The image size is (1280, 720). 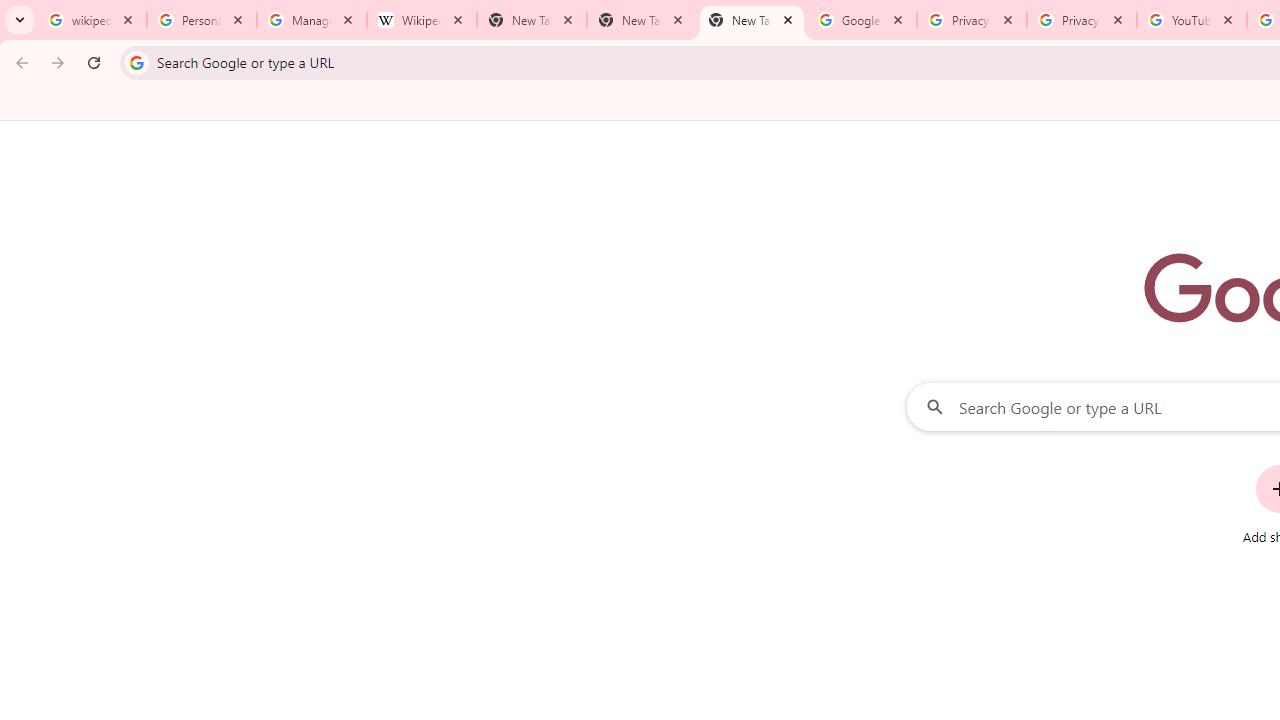 What do you see at coordinates (861, 20) in the screenshot?
I see `'Google Drive: Sign-in'` at bounding box center [861, 20].